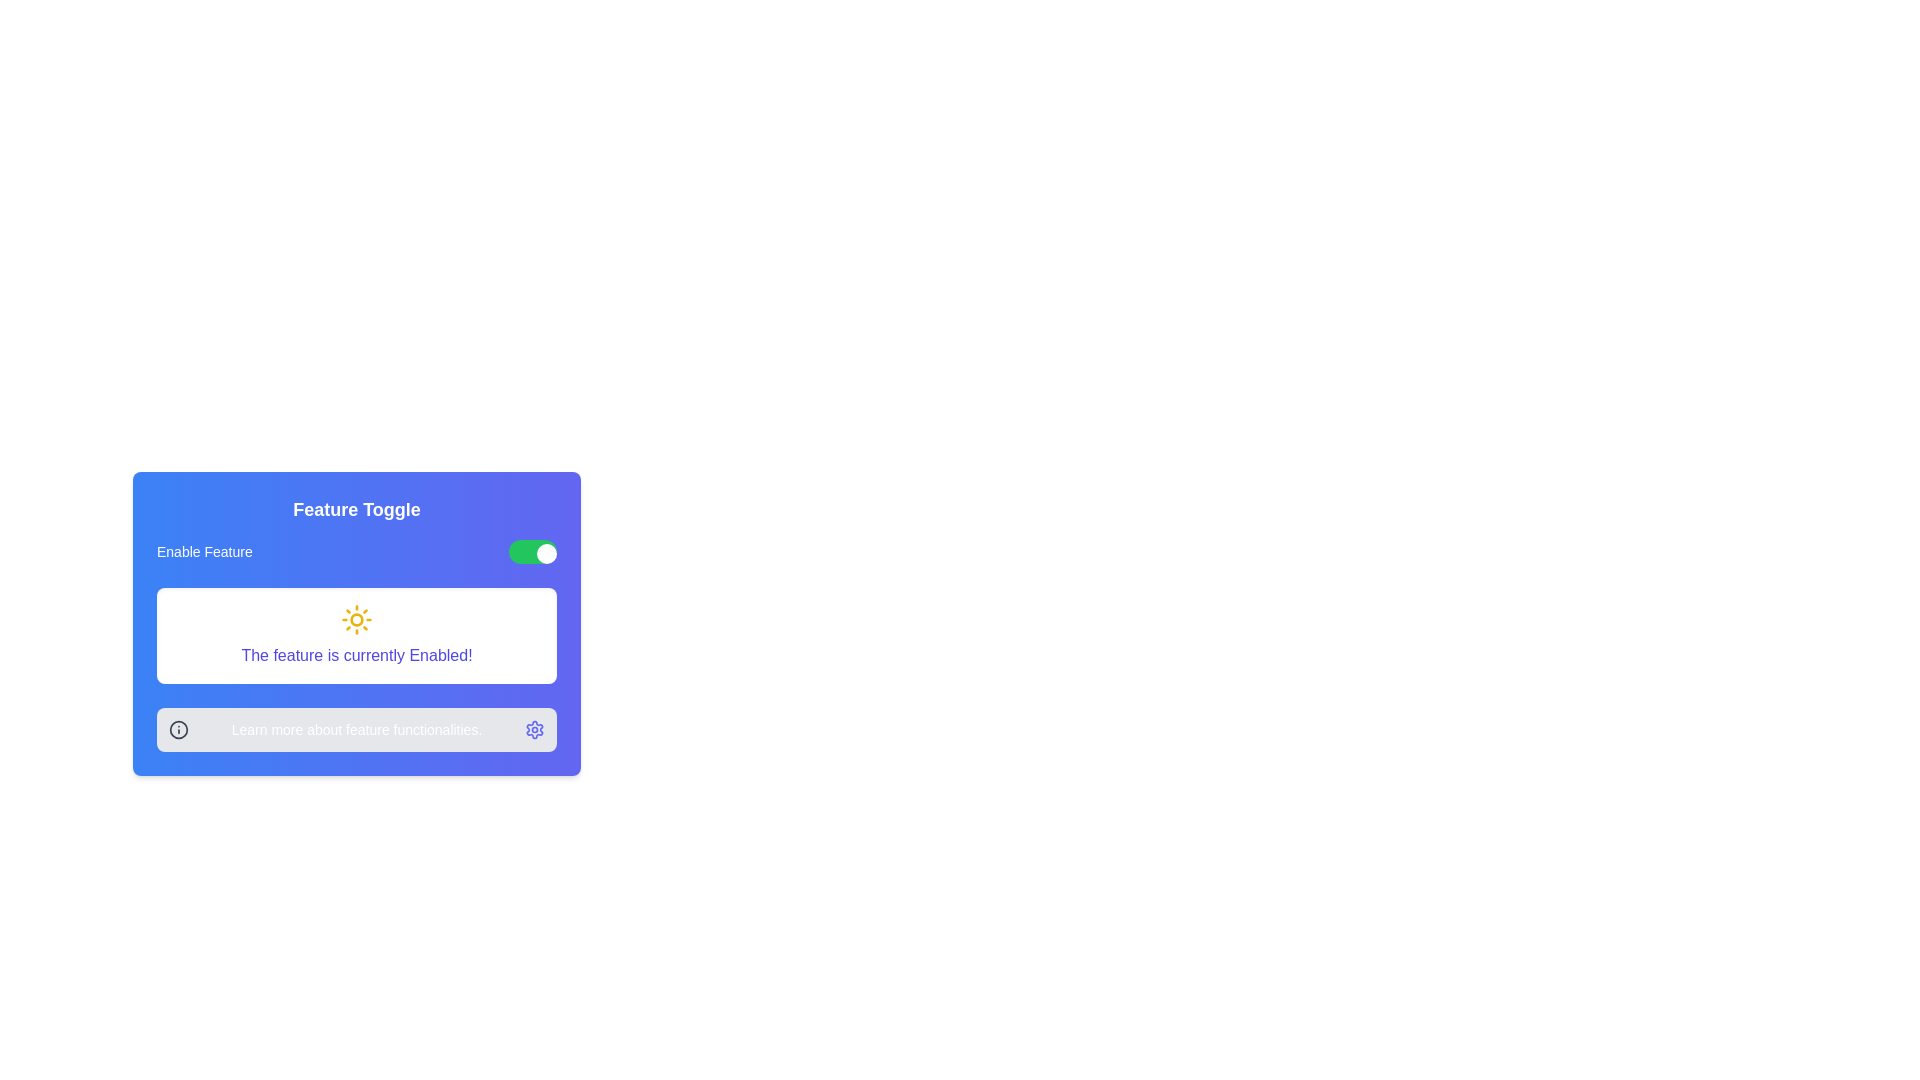  What do you see at coordinates (178, 729) in the screenshot?
I see `the Information Symbol icon located on the left side of the footer text 'Learn more about feature functionalities'` at bounding box center [178, 729].